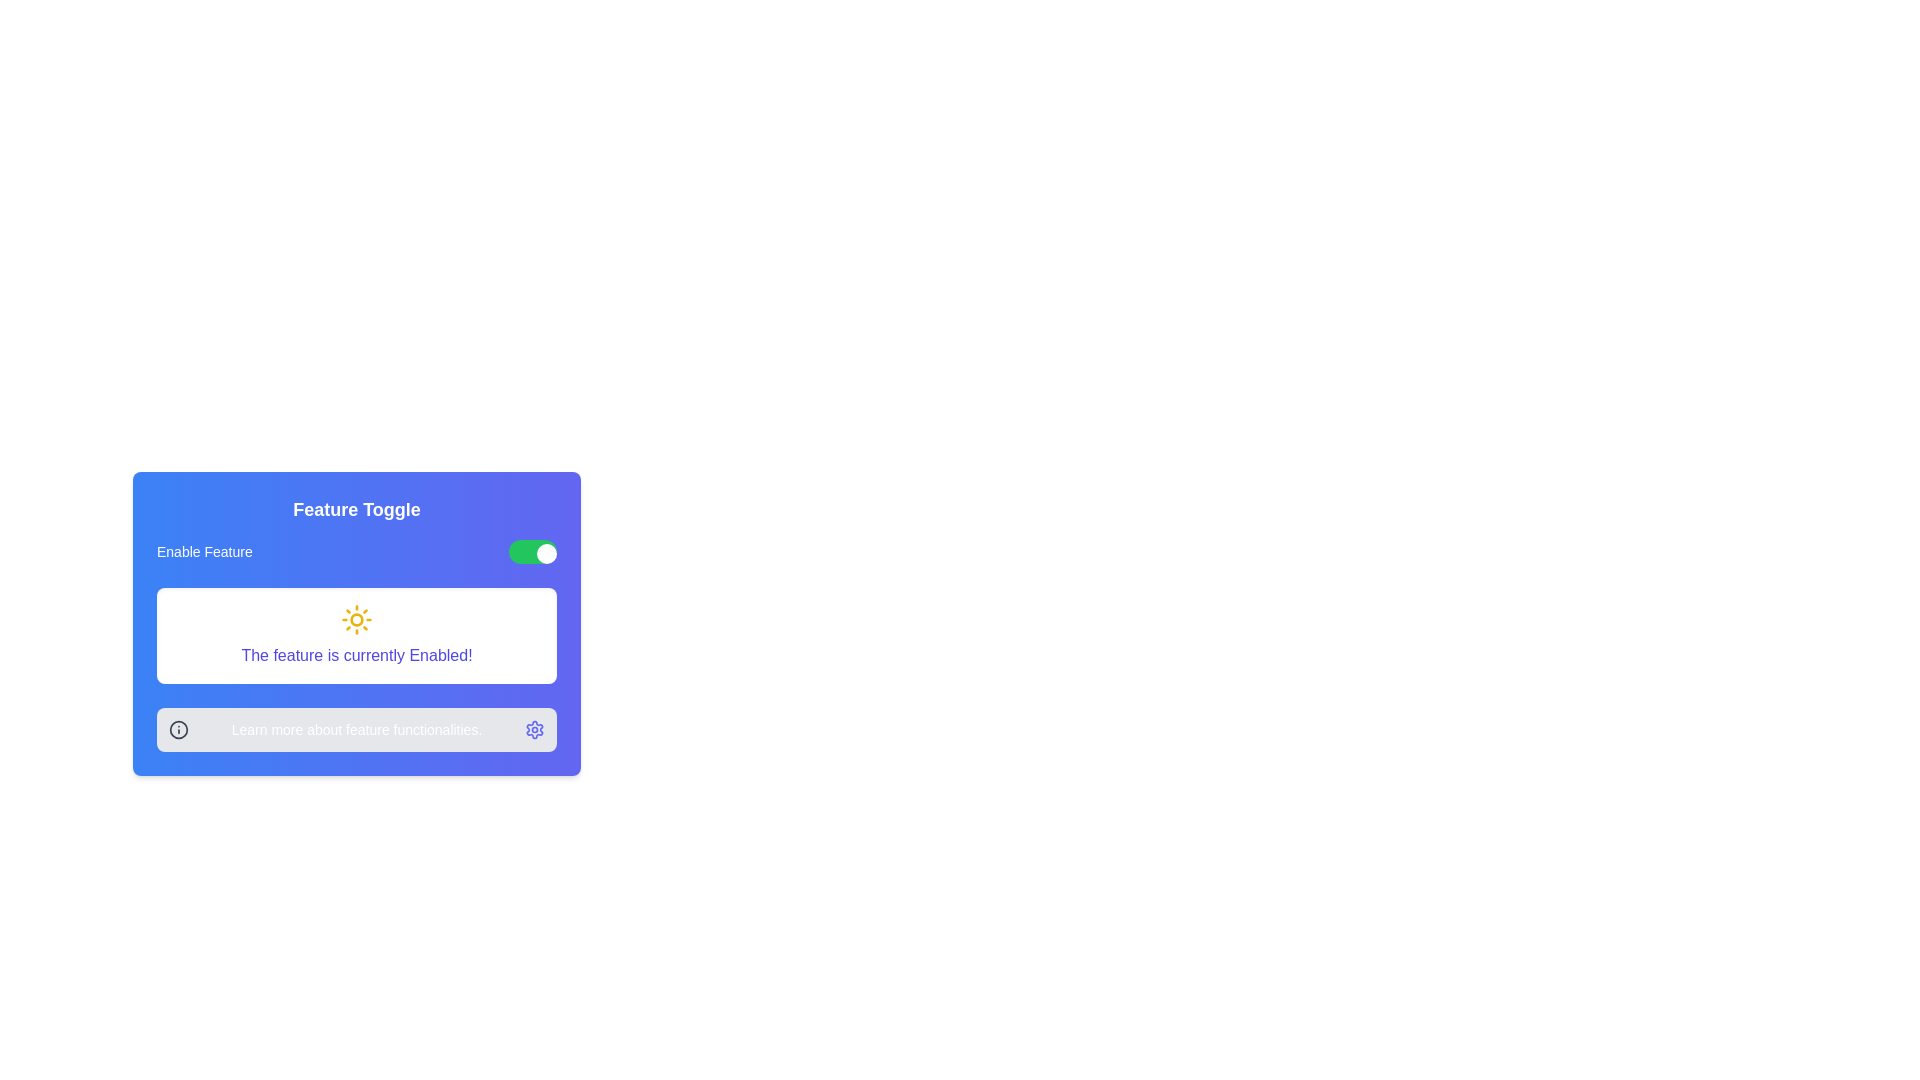  What do you see at coordinates (178, 729) in the screenshot?
I see `the Information Symbol icon located on the left side of the footer text 'Learn more about feature functionalities'` at bounding box center [178, 729].